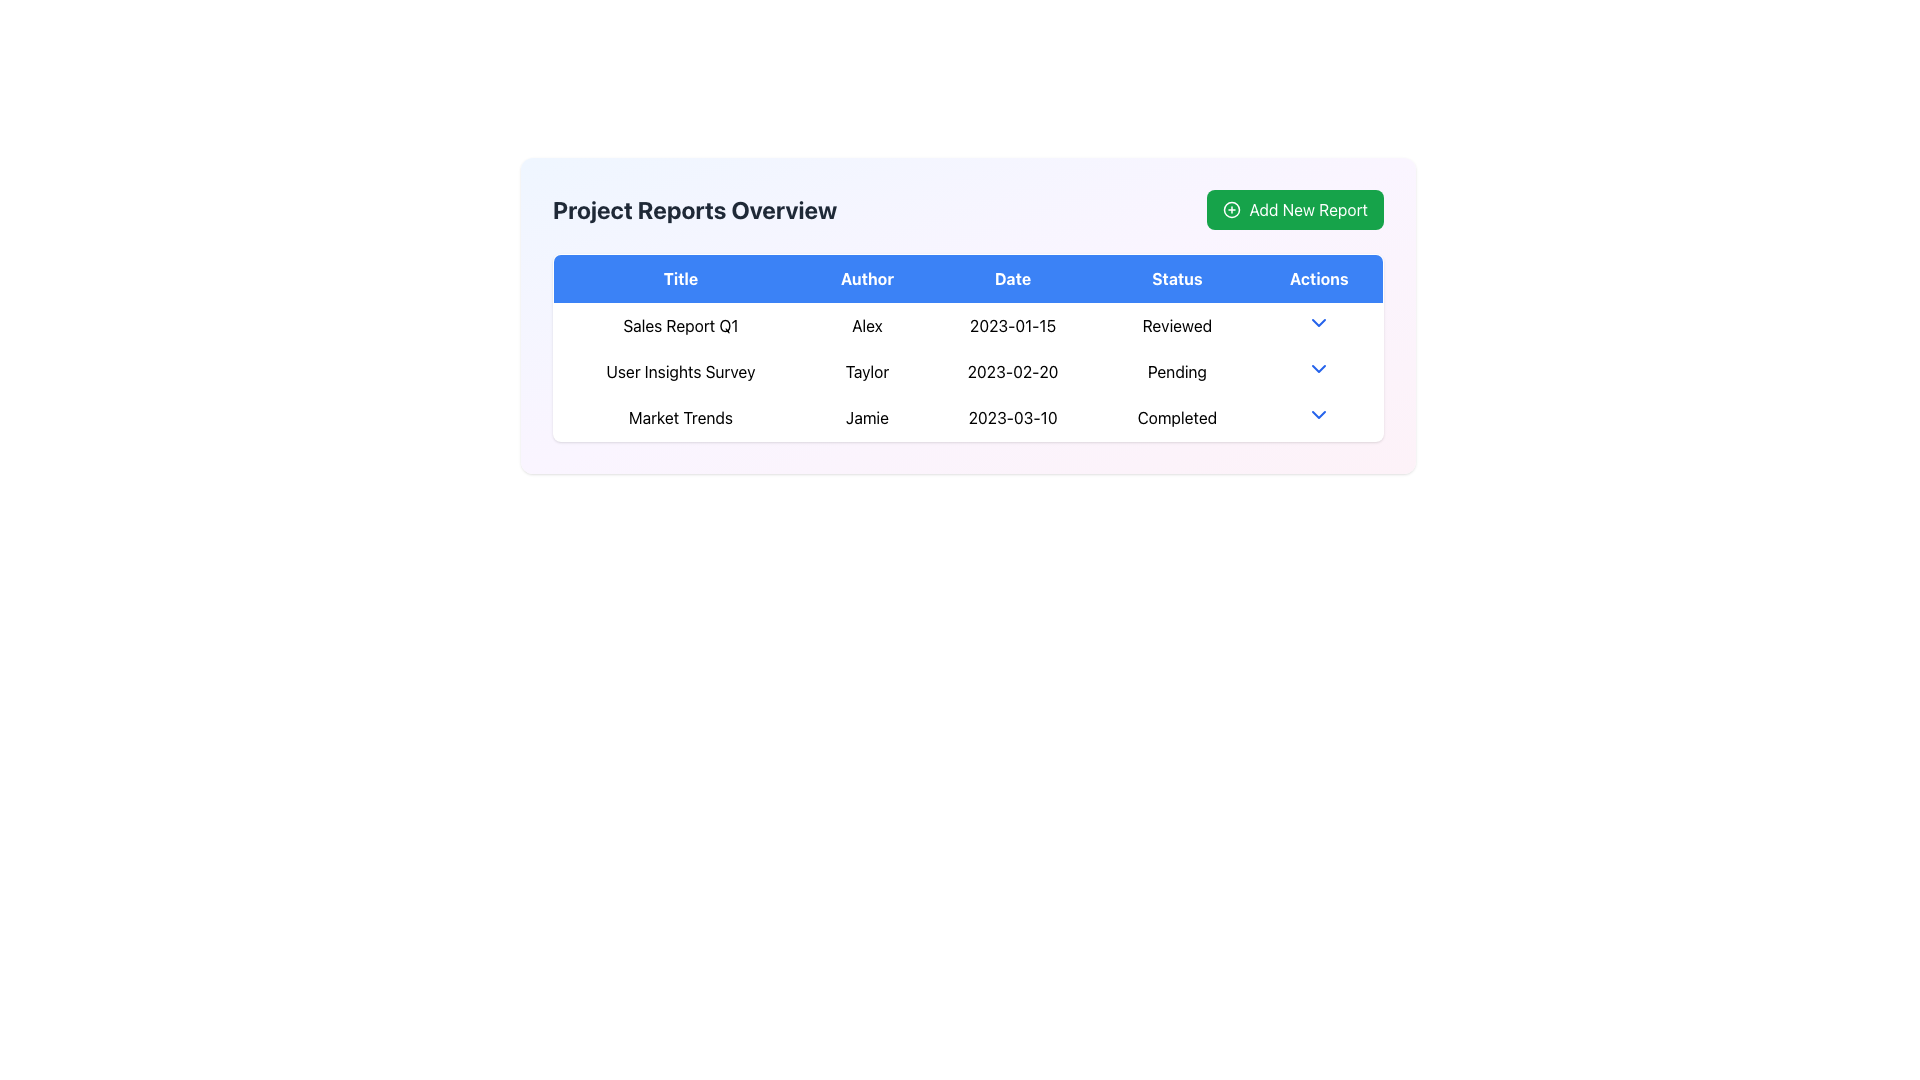 This screenshot has height=1080, width=1920. What do you see at coordinates (1319, 414) in the screenshot?
I see `the downward arrow icon in the 'Actions' column of the last row of the table` at bounding box center [1319, 414].